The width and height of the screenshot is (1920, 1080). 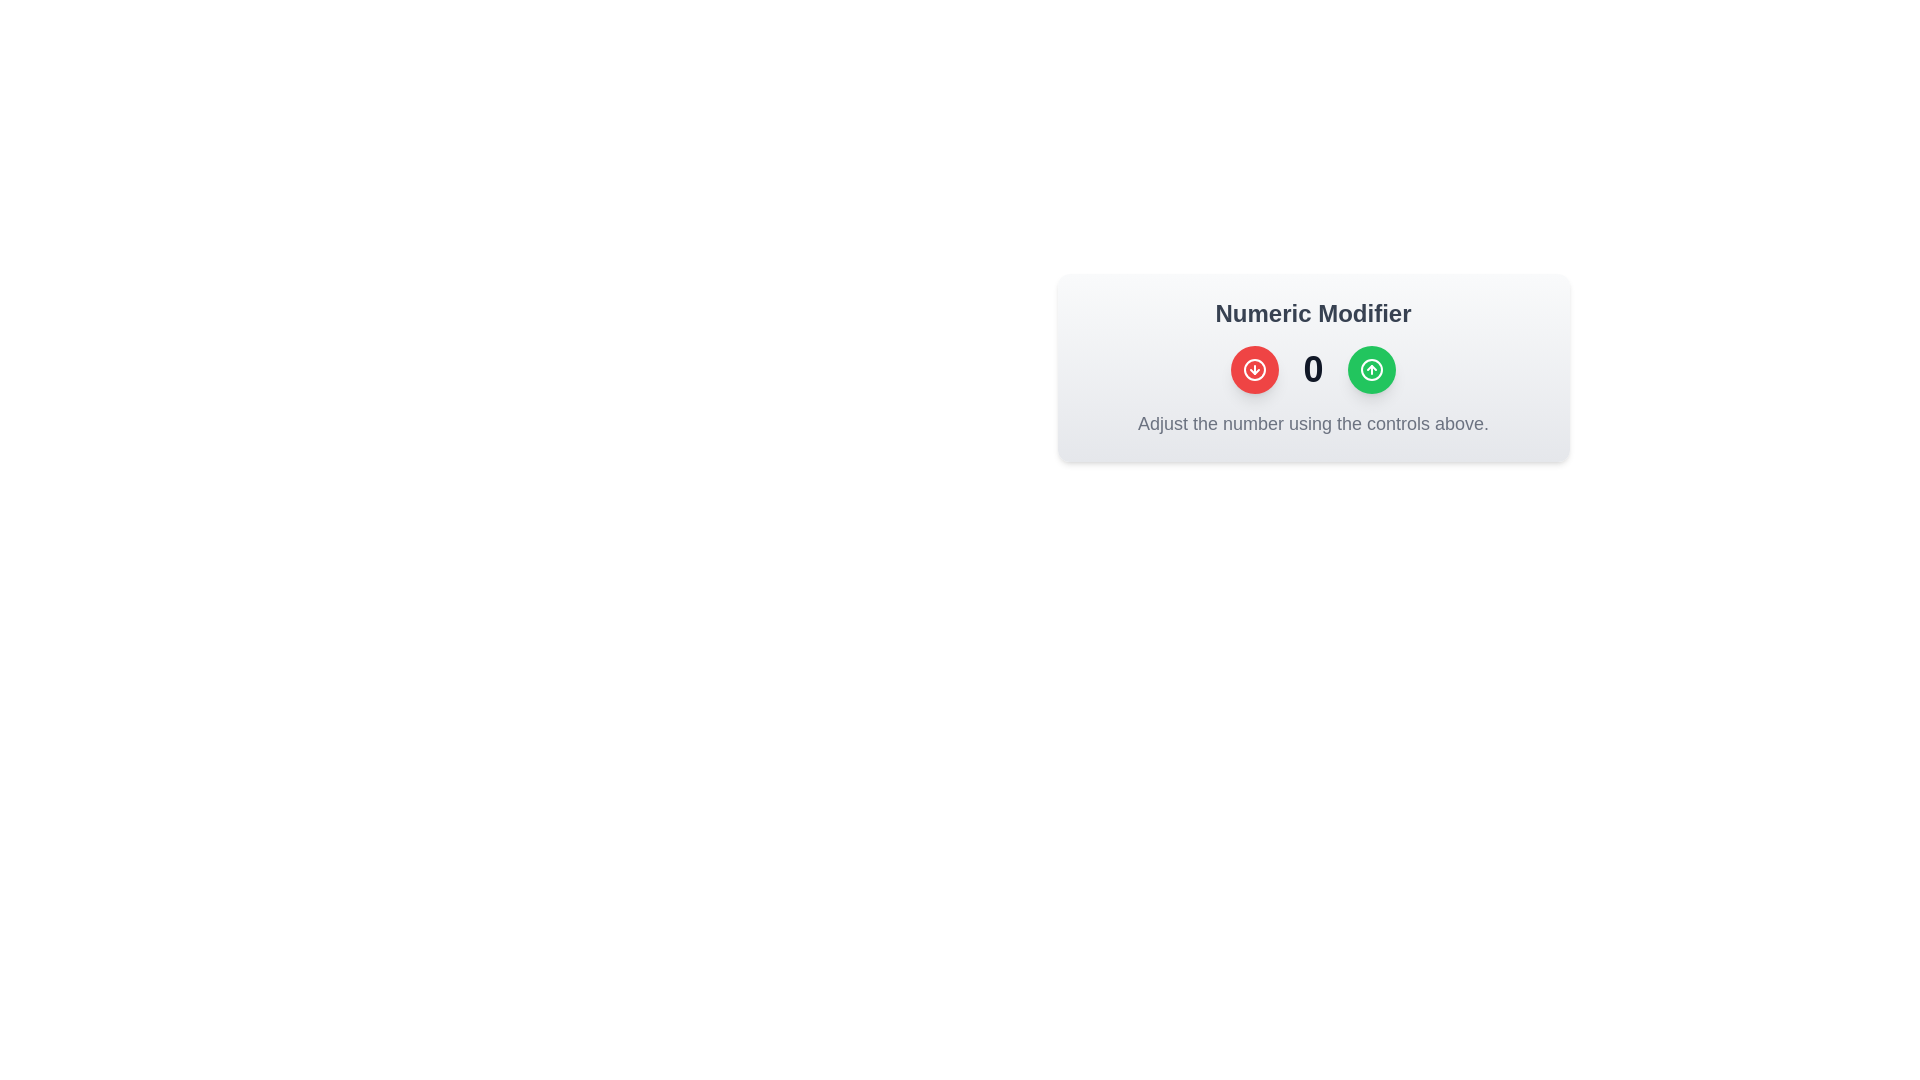 What do you see at coordinates (1370, 370) in the screenshot?
I see `the circular green button with a white upward arrow icon` at bounding box center [1370, 370].